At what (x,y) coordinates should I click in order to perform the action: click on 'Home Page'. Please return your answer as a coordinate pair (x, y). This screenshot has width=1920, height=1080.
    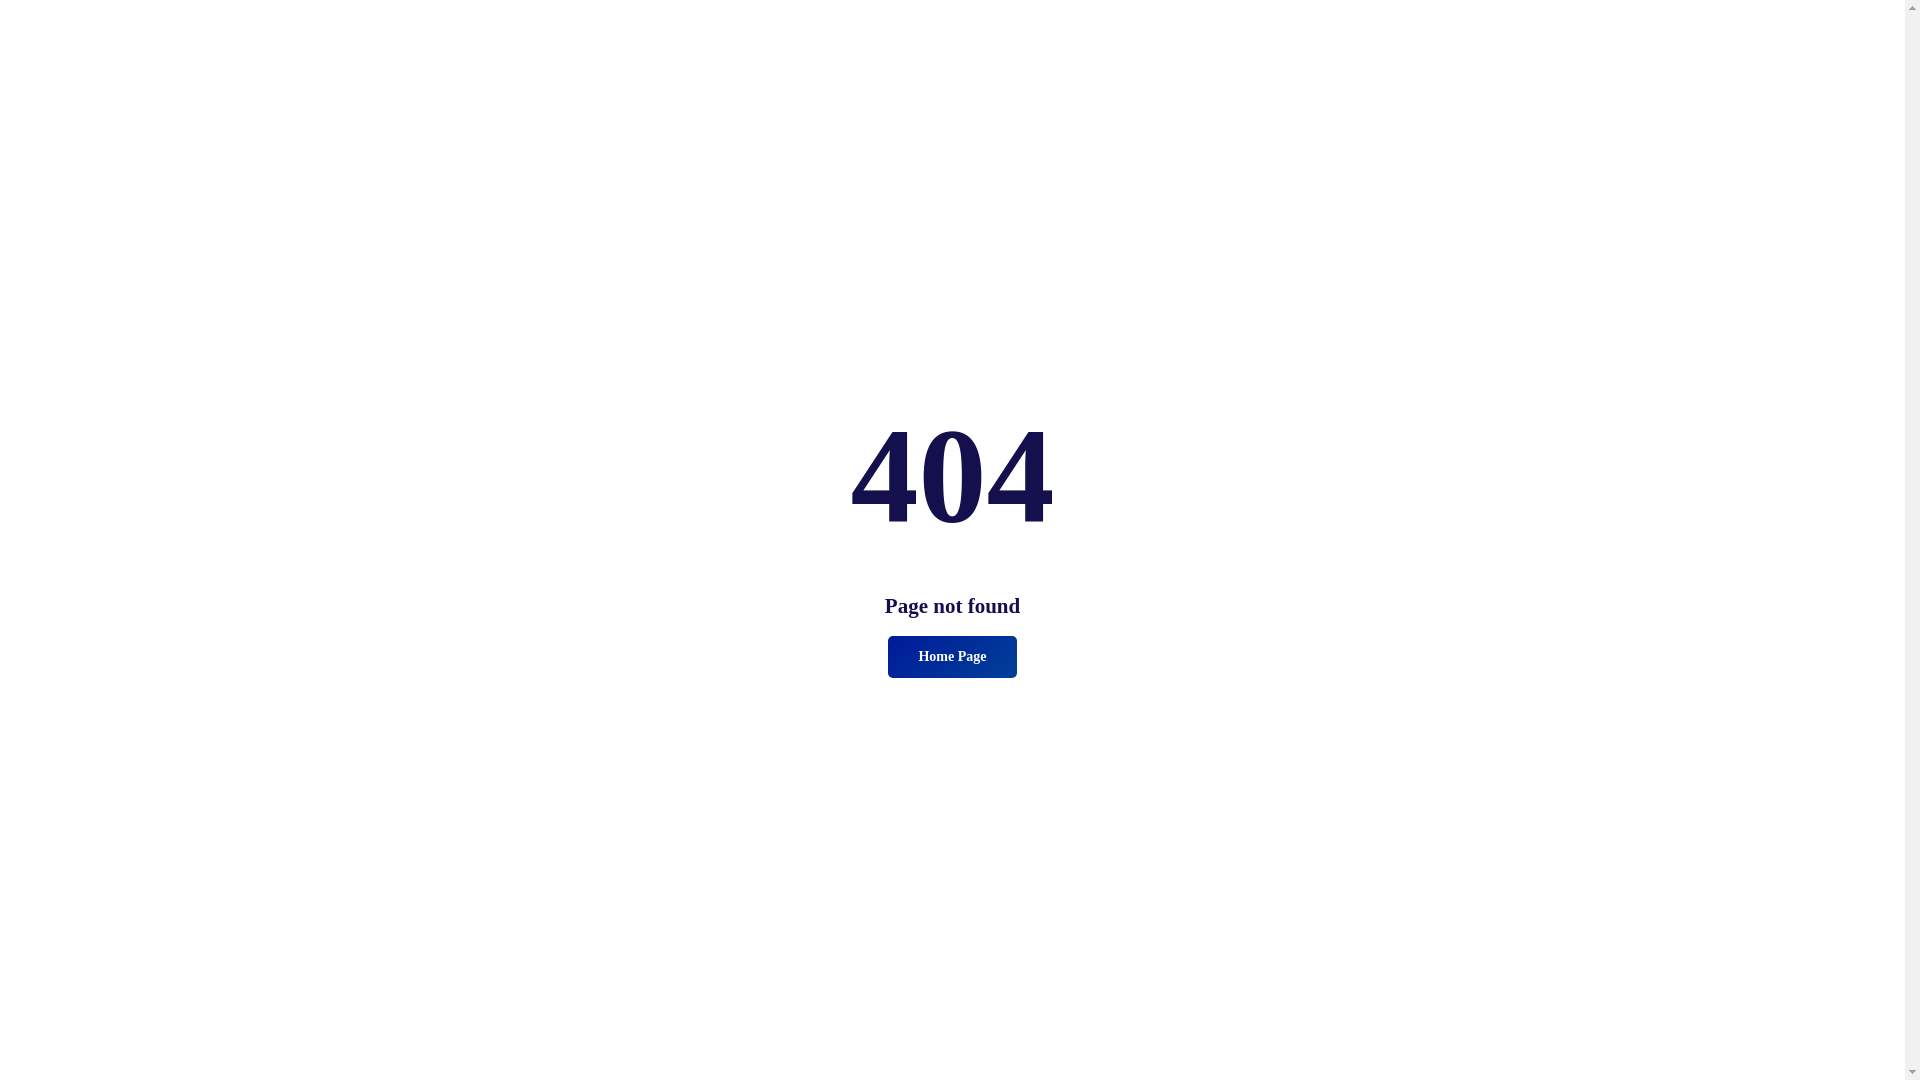
    Looking at the image, I should click on (950, 656).